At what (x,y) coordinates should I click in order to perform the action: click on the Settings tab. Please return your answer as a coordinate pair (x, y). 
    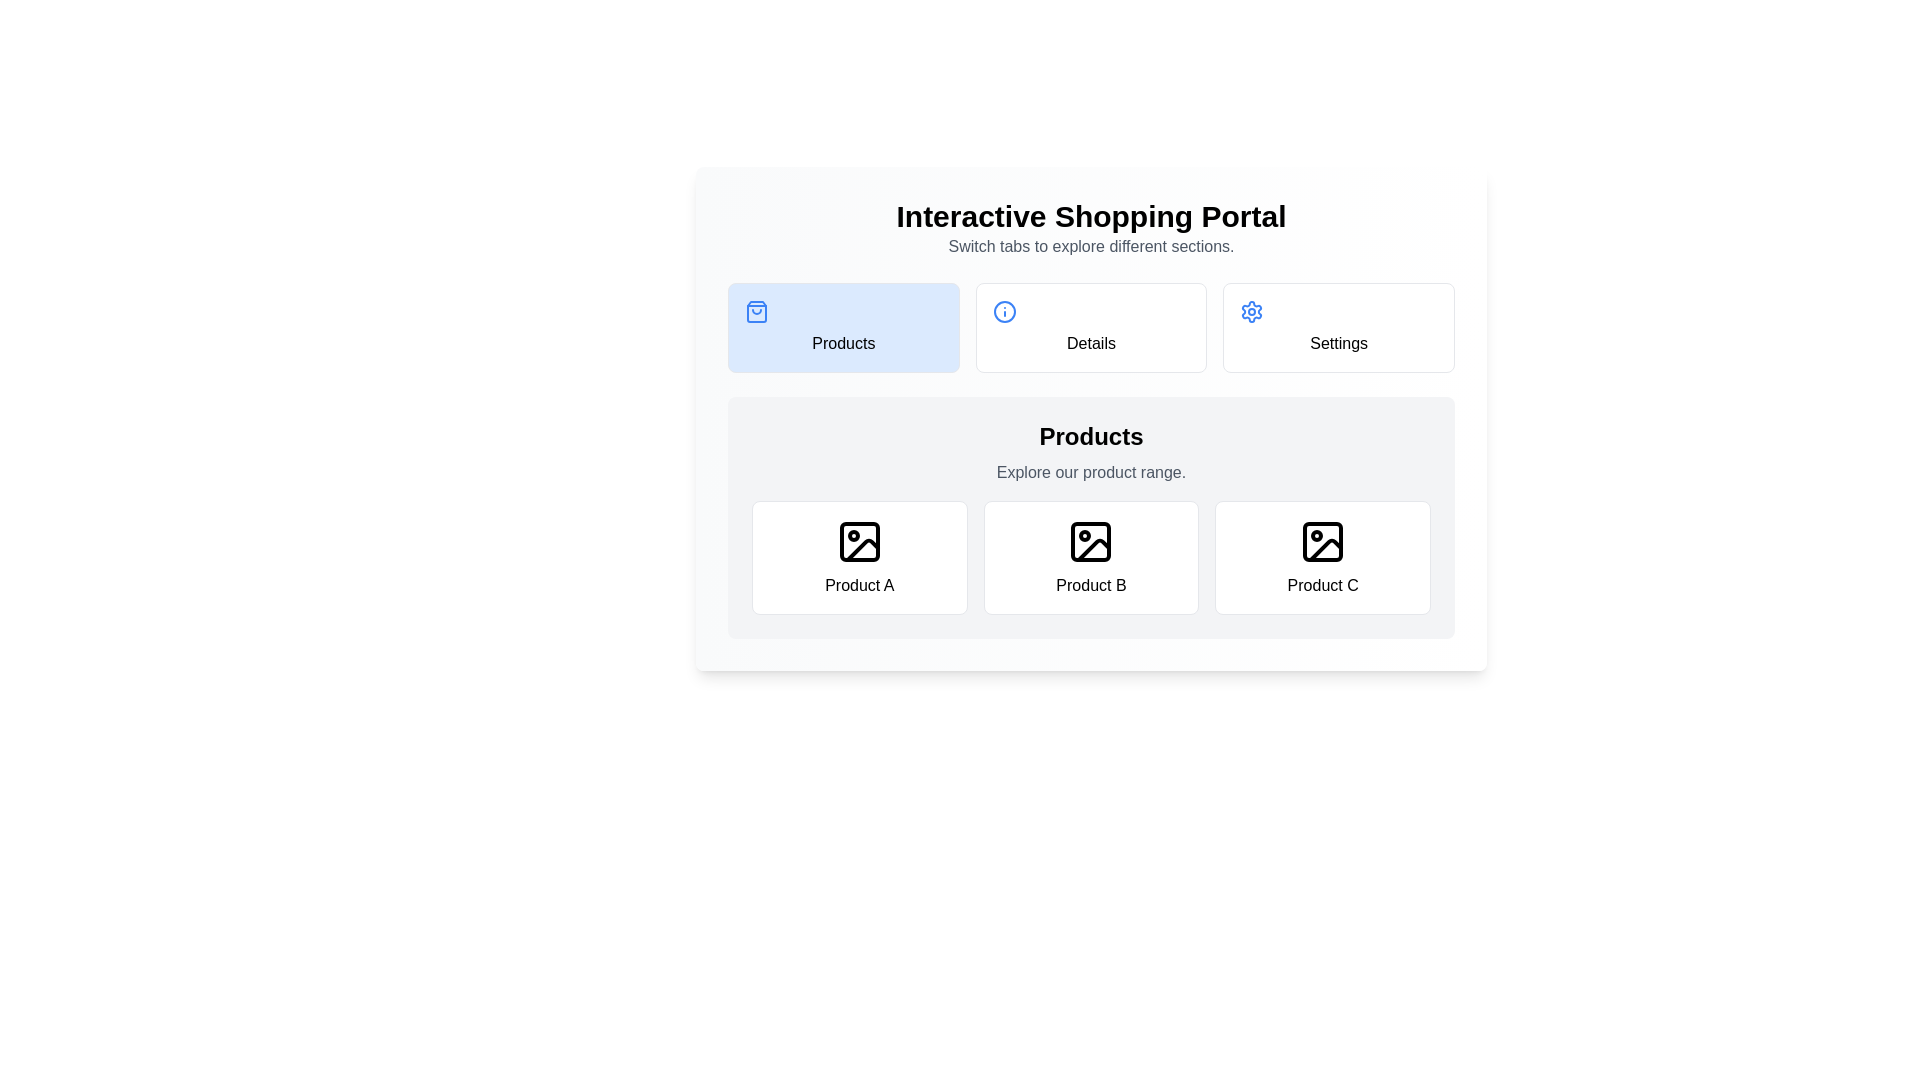
    Looking at the image, I should click on (1339, 326).